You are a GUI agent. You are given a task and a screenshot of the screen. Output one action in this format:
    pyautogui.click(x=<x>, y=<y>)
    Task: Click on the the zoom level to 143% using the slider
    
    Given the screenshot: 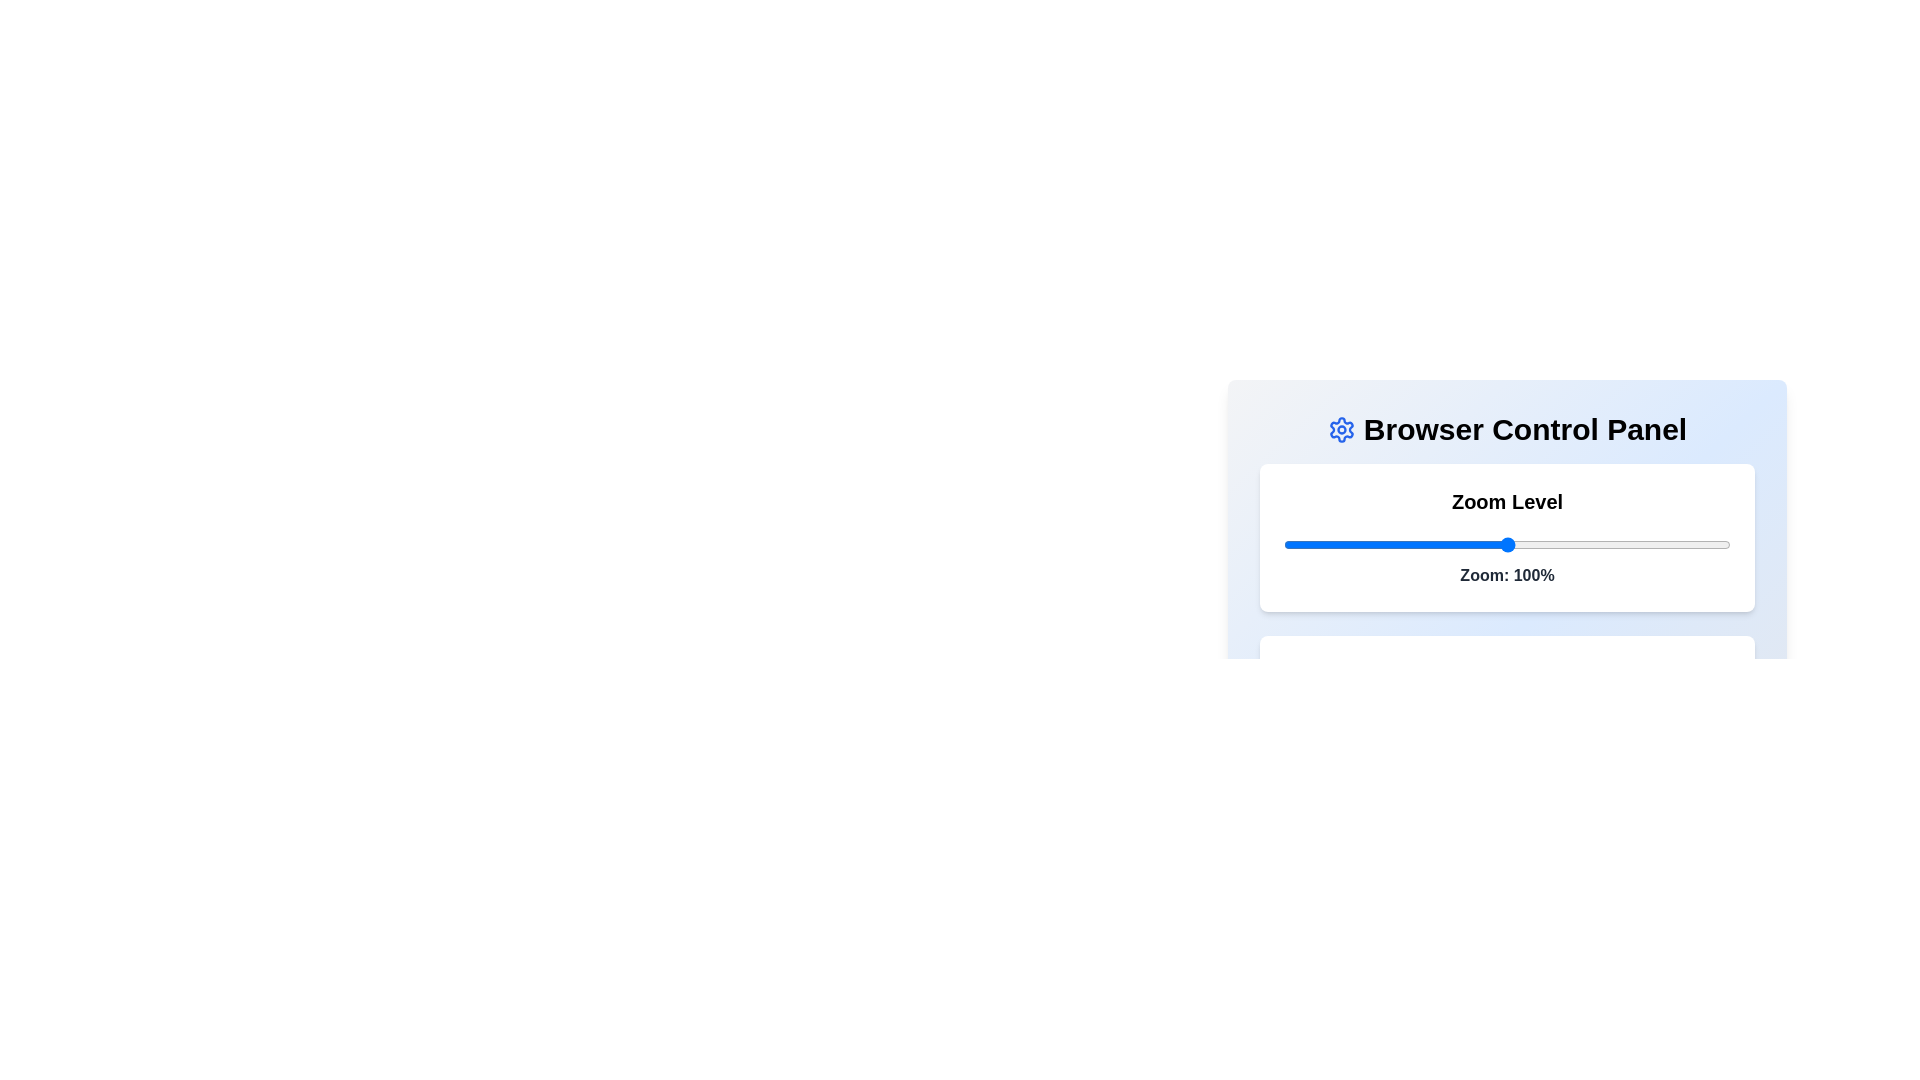 What is the action you would take?
    pyautogui.click(x=1698, y=544)
    